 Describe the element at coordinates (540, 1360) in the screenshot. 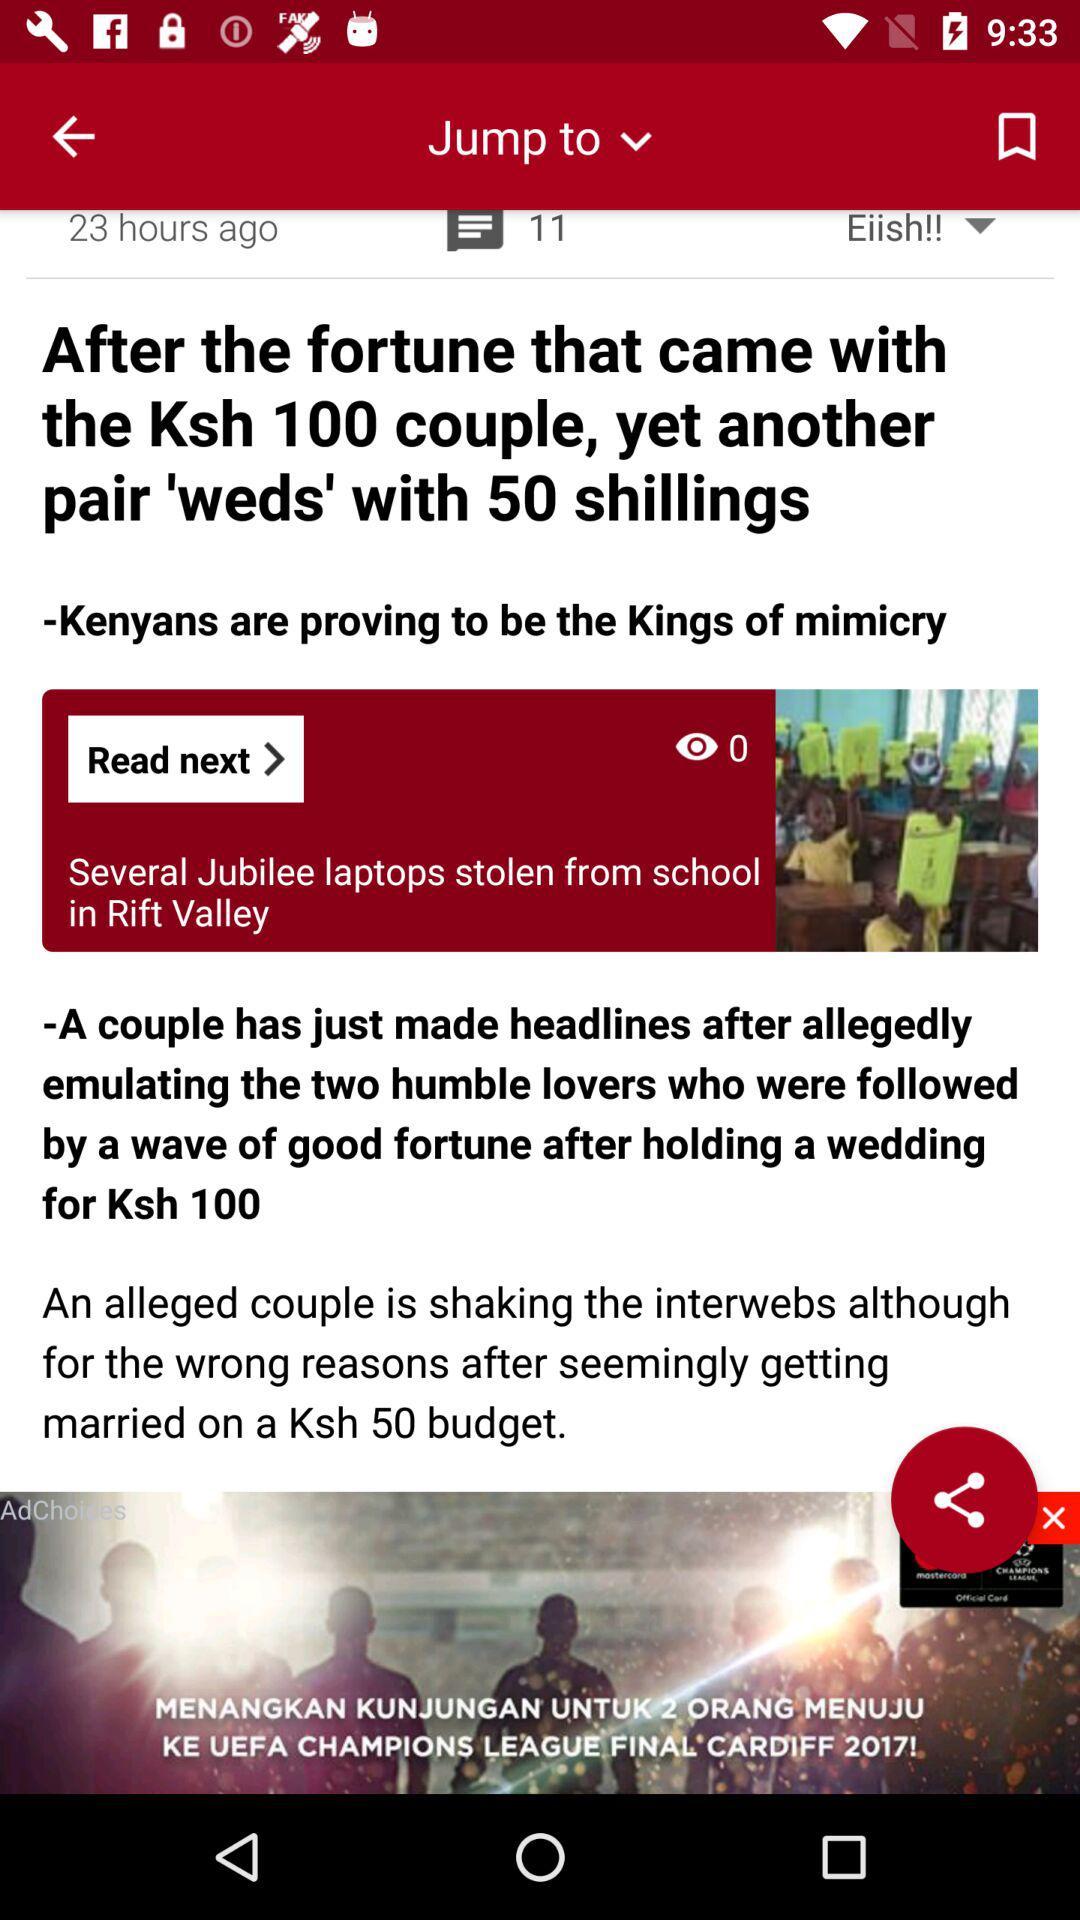

I see `the an alleged couple app` at that location.